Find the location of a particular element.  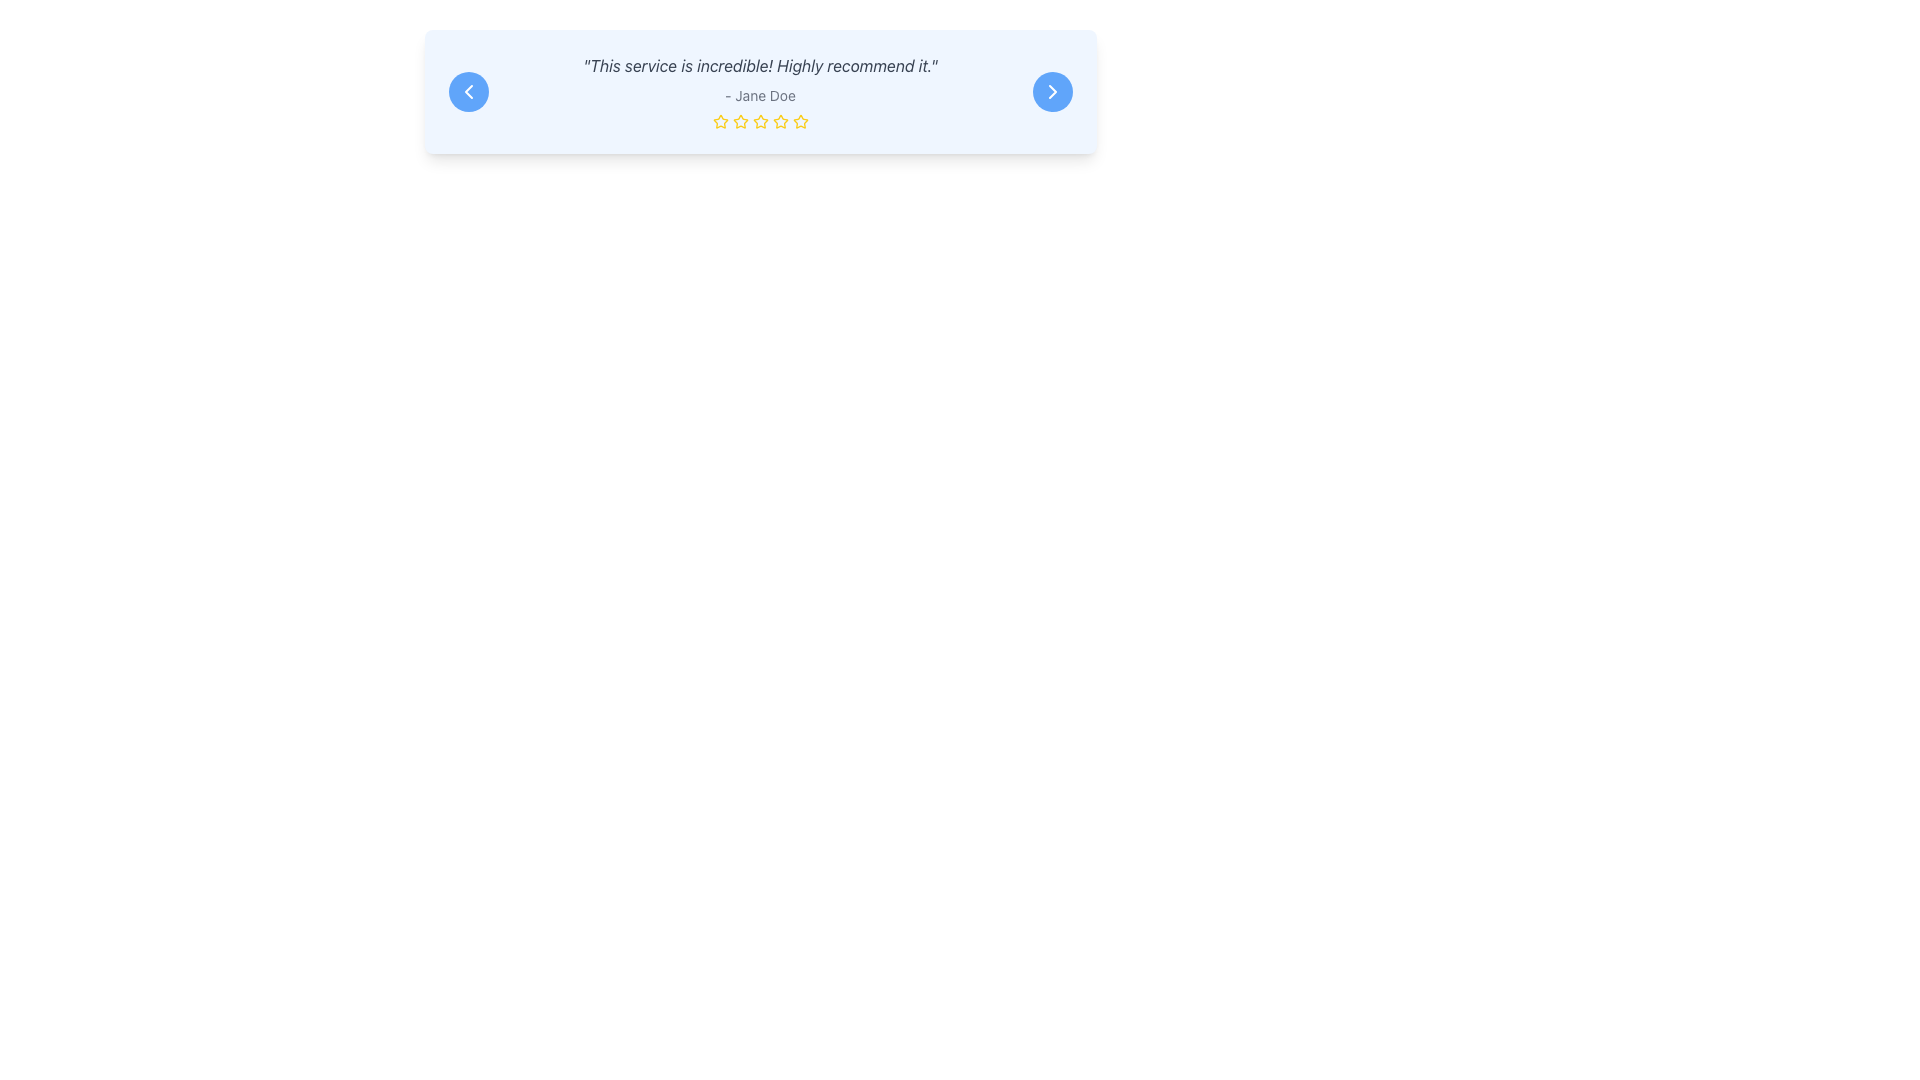

the left-chevron icon with a hollow appearance, located within a circular blue button at the leftmost corner of a testimonial card, to trigger the tooltip is located at coordinates (467, 92).